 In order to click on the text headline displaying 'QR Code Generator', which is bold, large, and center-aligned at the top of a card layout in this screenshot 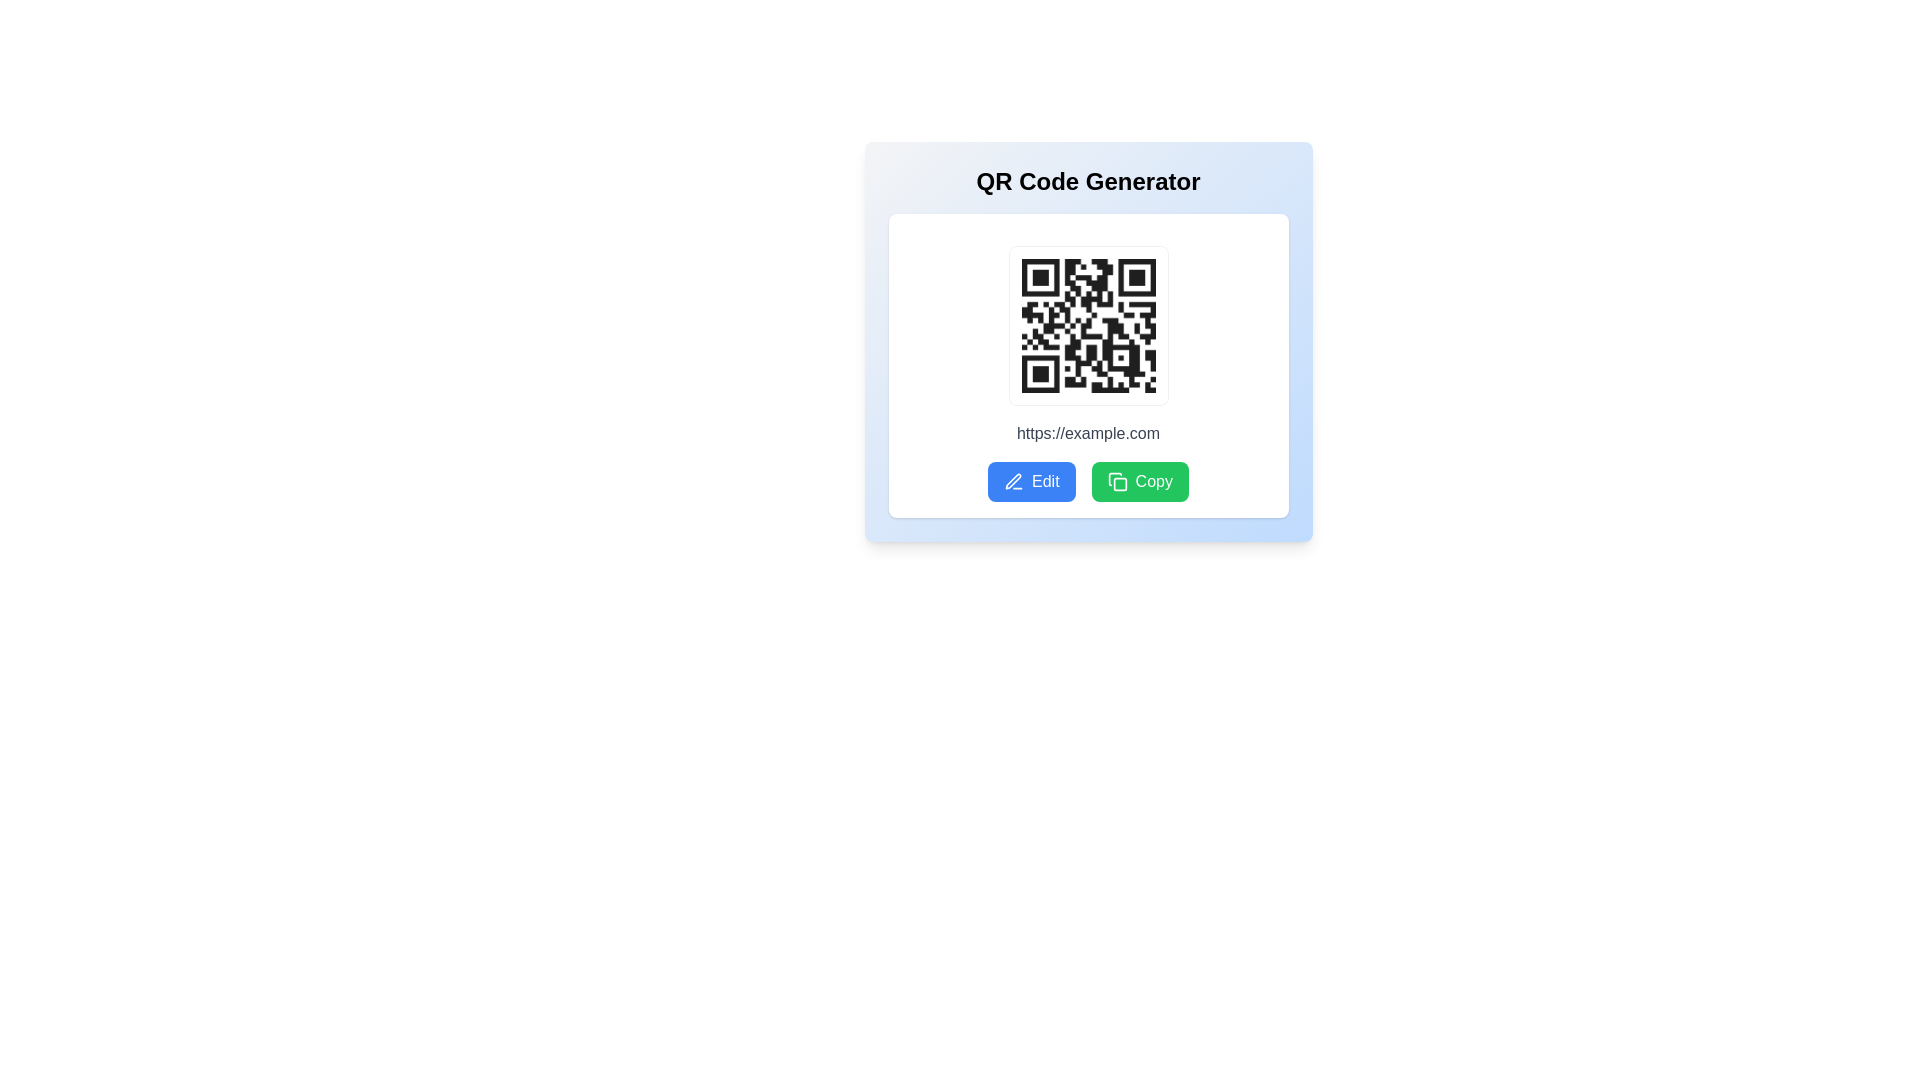, I will do `click(1087, 181)`.